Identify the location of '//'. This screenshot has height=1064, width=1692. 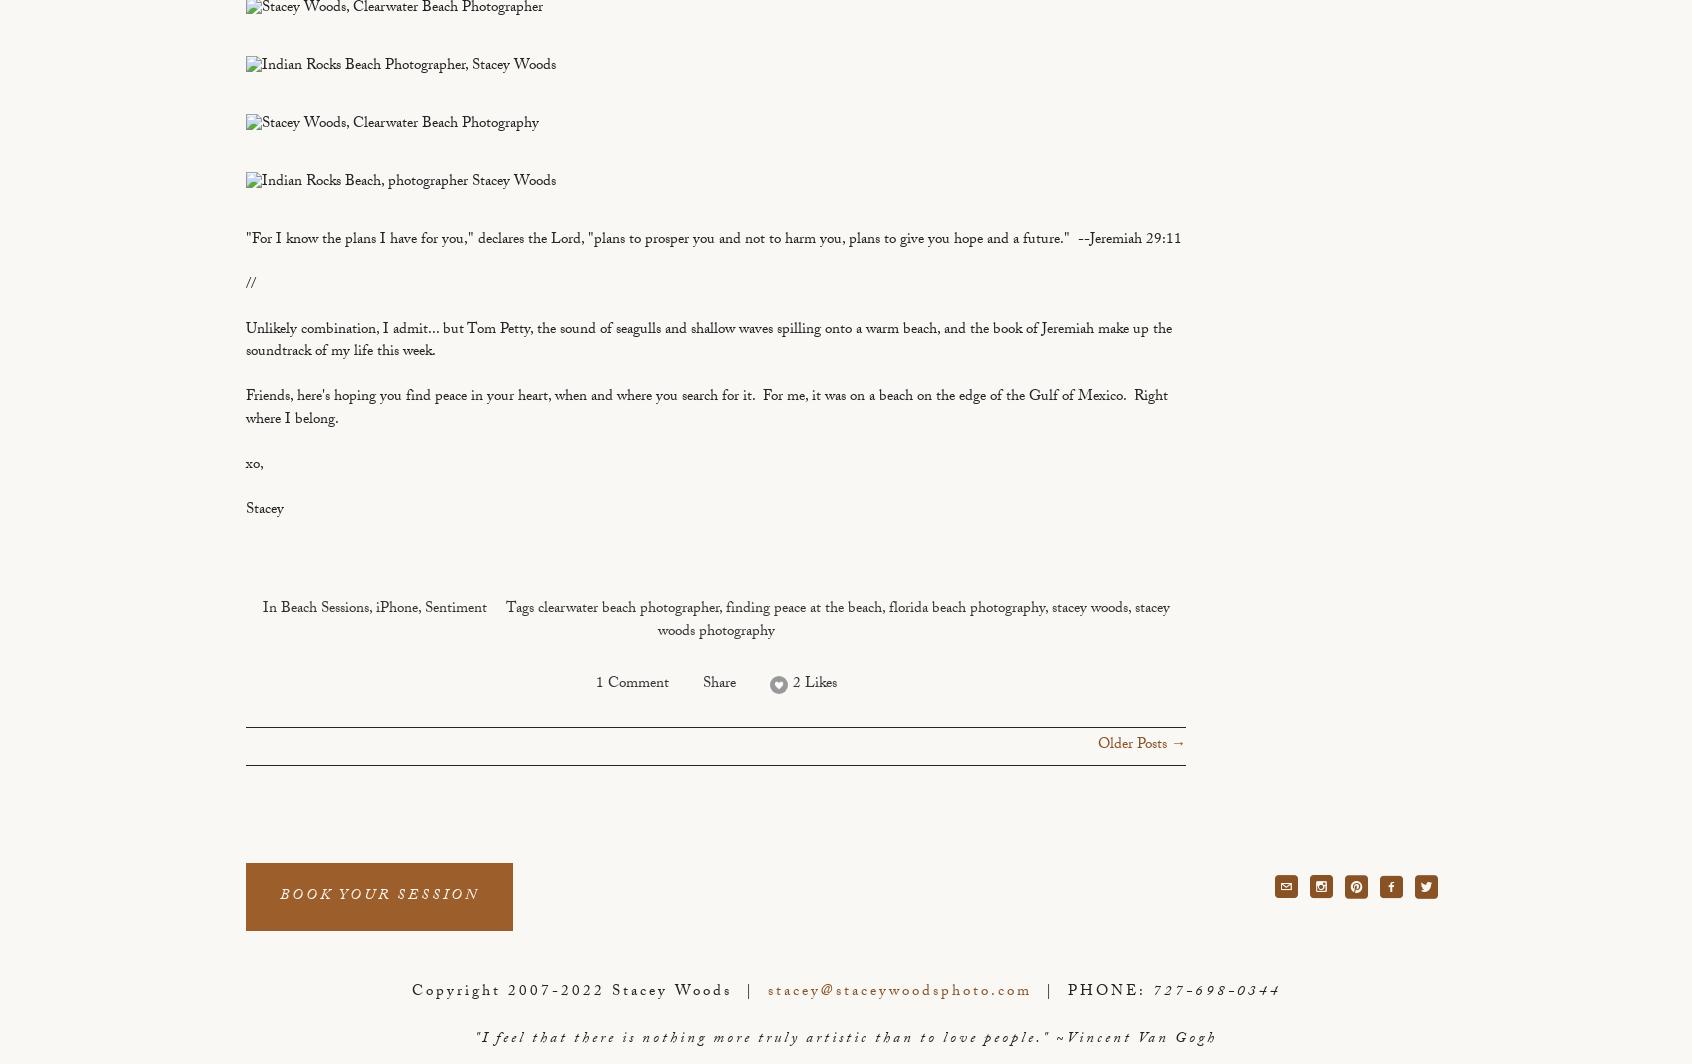
(250, 285).